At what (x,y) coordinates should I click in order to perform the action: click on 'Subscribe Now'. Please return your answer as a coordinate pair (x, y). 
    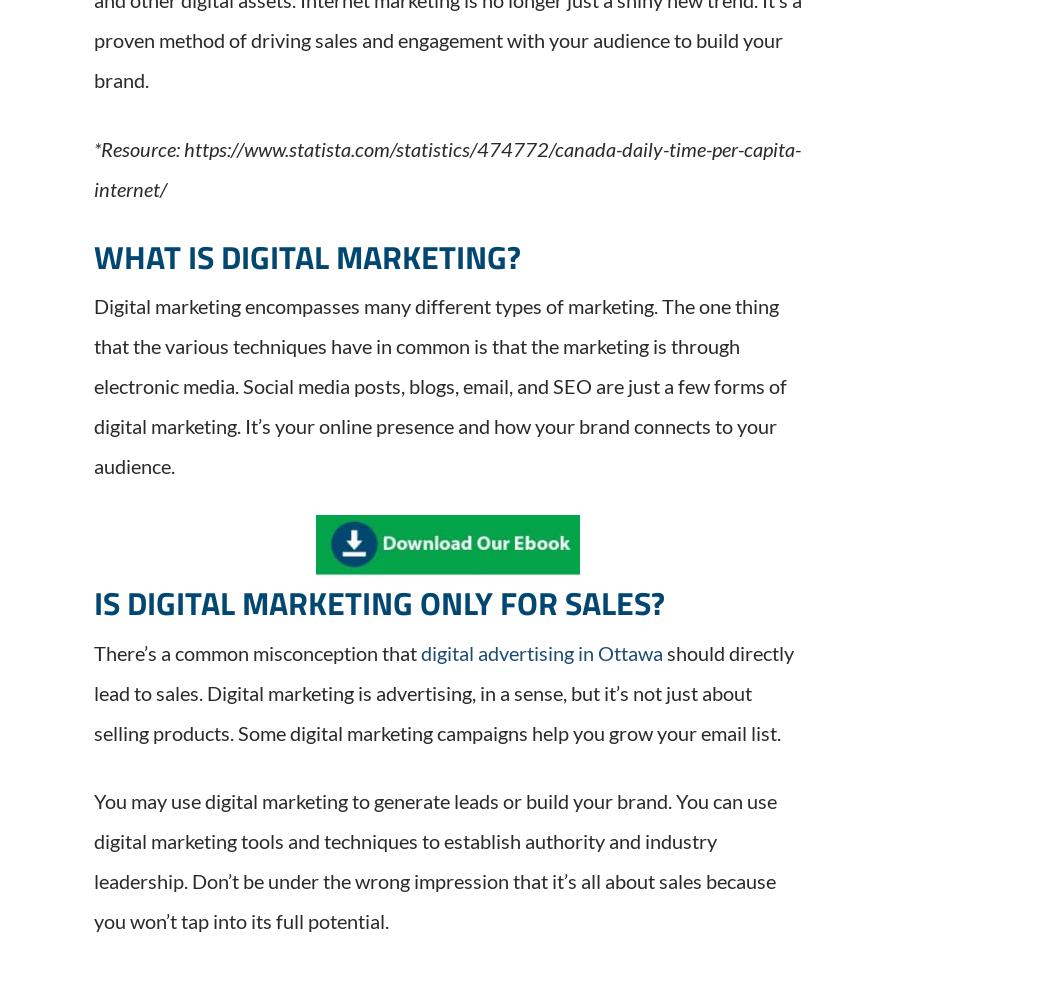
    Looking at the image, I should click on (782, 846).